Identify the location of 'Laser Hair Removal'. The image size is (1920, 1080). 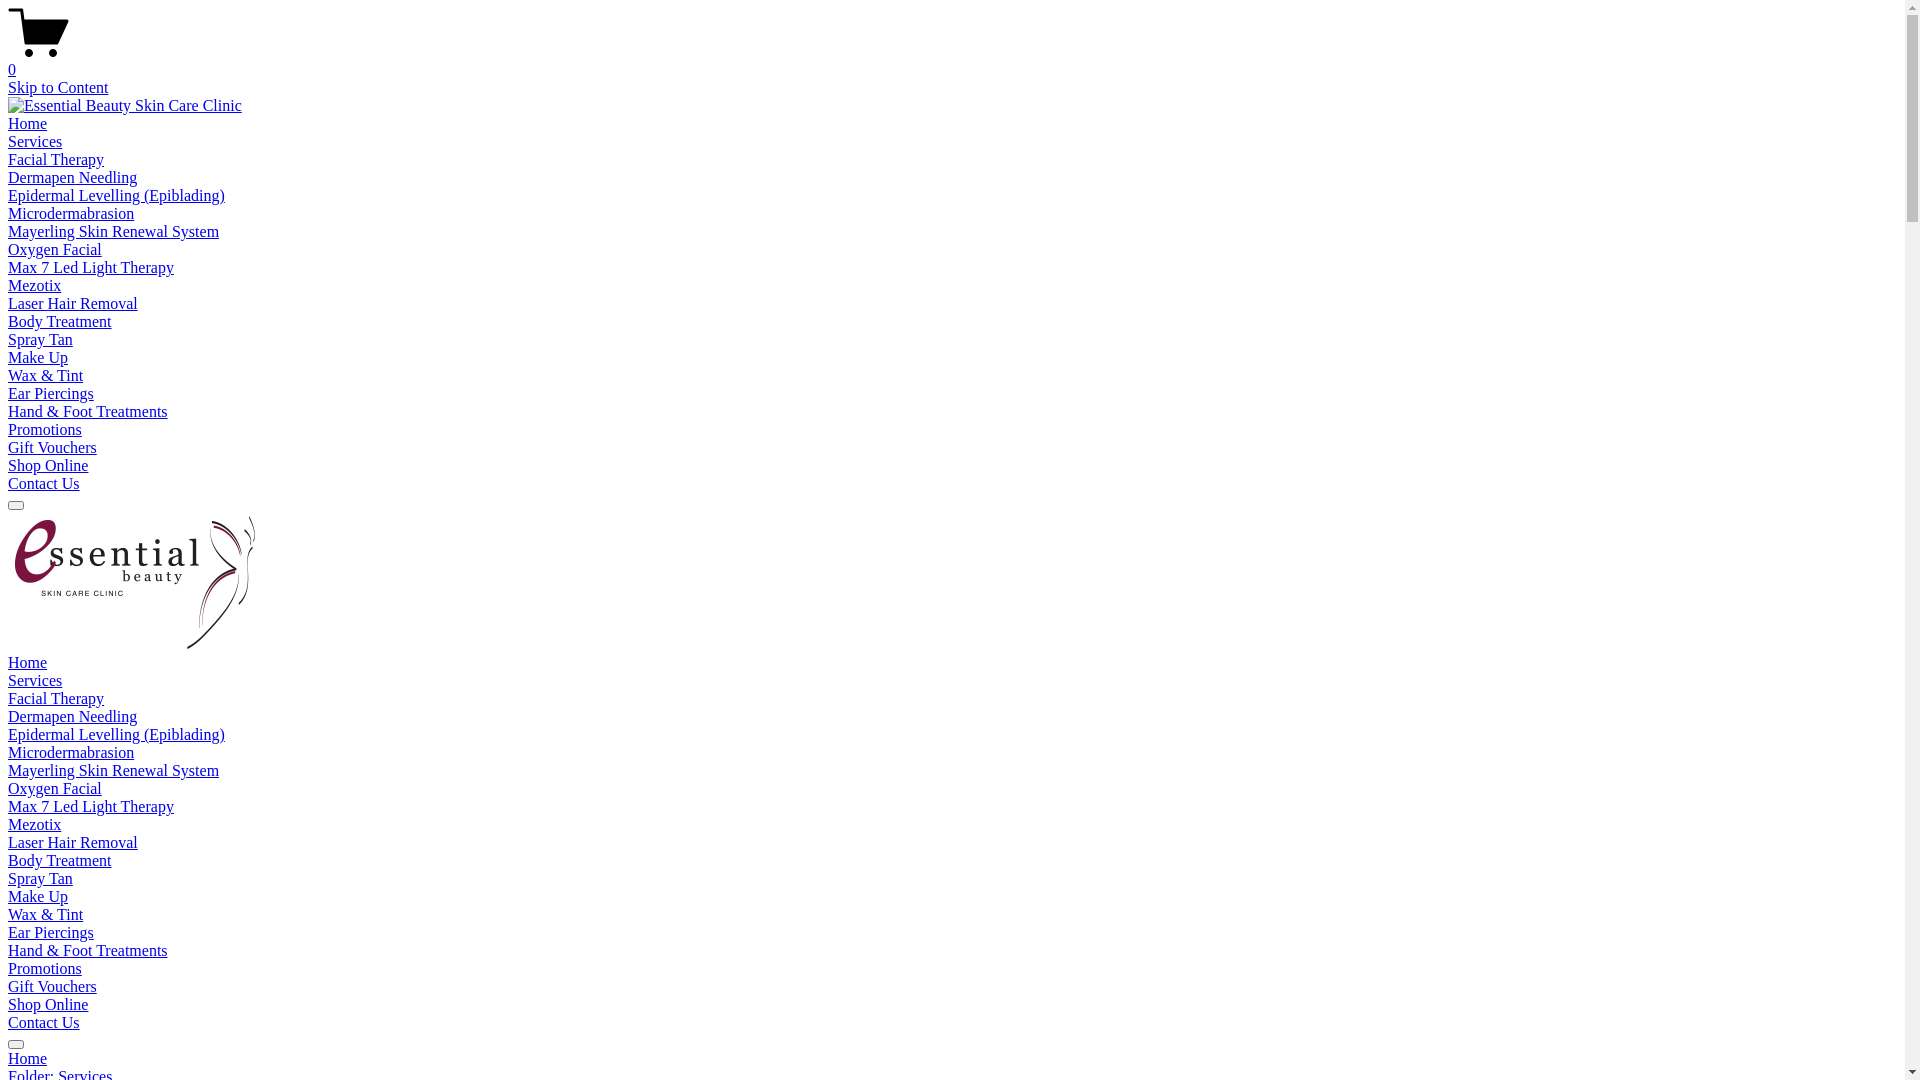
(72, 842).